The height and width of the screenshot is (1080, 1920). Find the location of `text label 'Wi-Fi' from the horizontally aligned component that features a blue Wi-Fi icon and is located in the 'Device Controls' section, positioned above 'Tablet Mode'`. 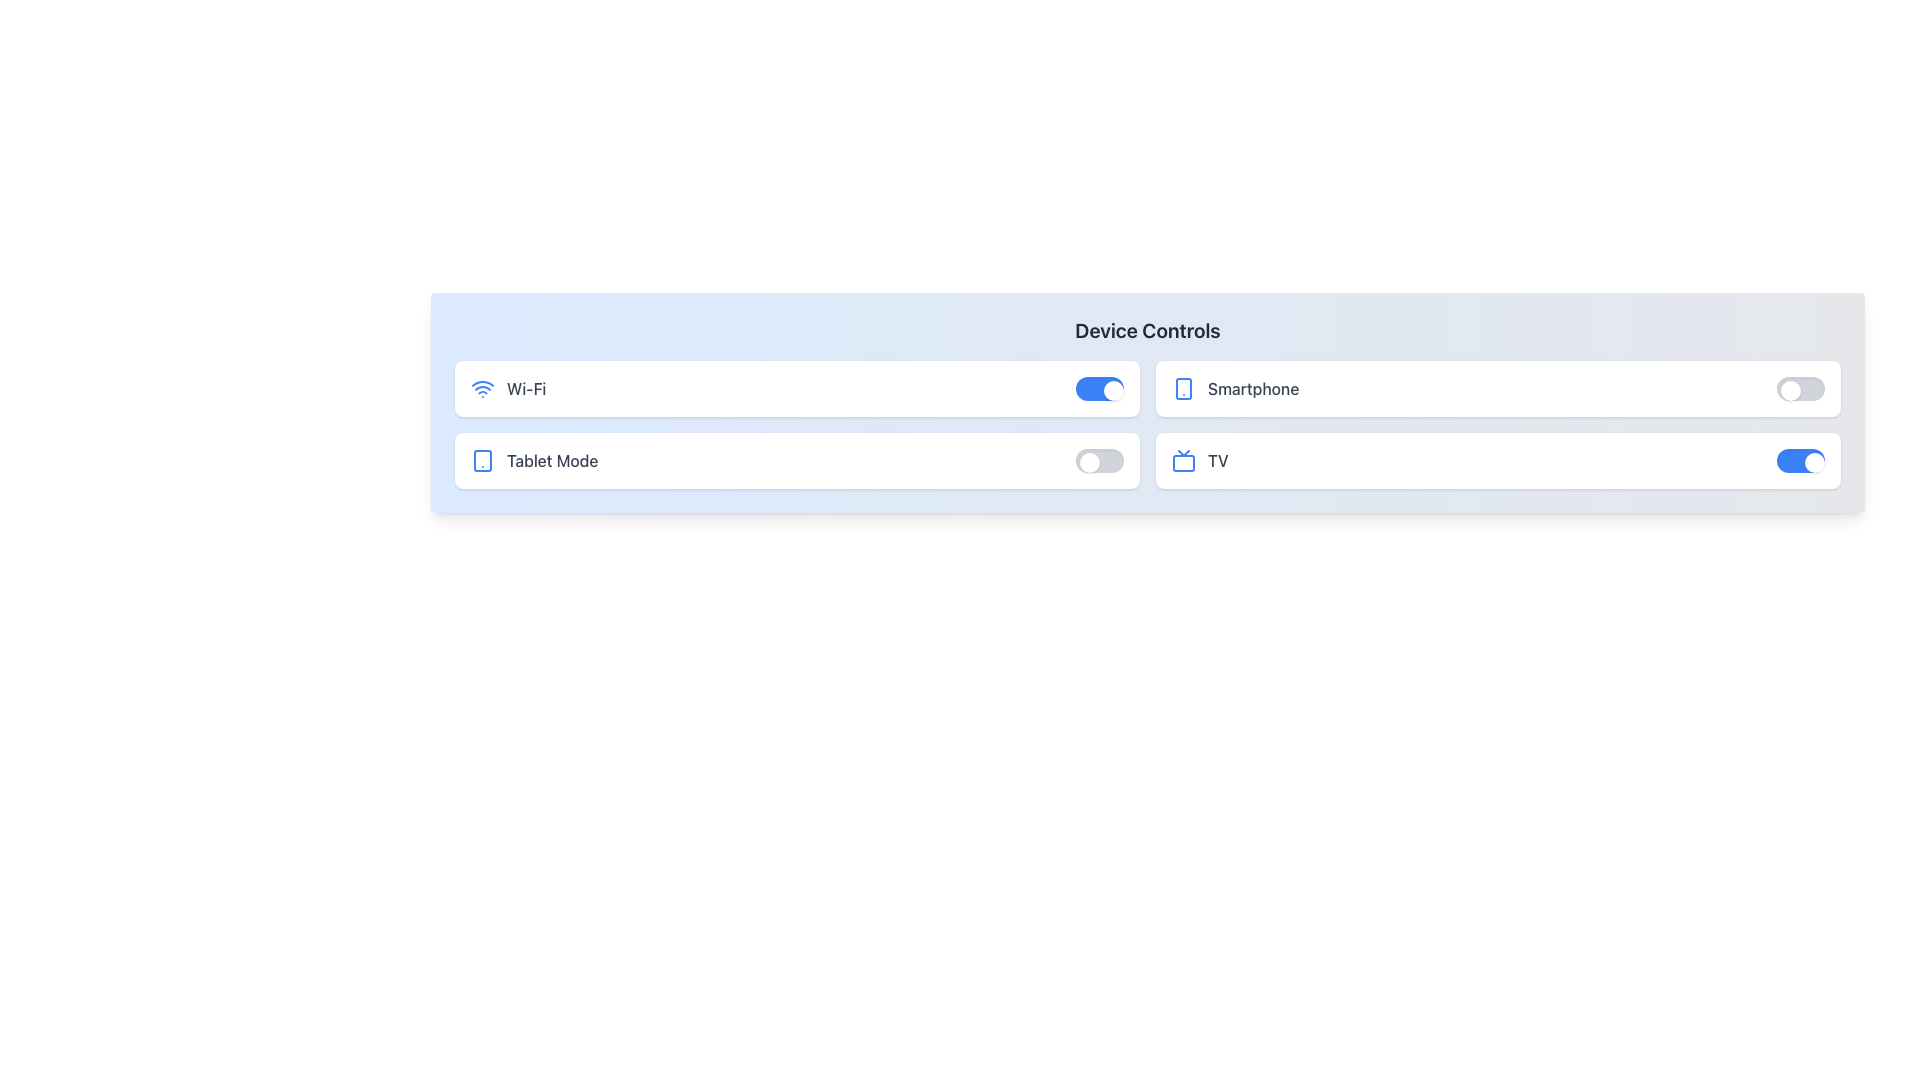

text label 'Wi-Fi' from the horizontally aligned component that features a blue Wi-Fi icon and is located in the 'Device Controls' section, positioned above 'Tablet Mode' is located at coordinates (508, 389).